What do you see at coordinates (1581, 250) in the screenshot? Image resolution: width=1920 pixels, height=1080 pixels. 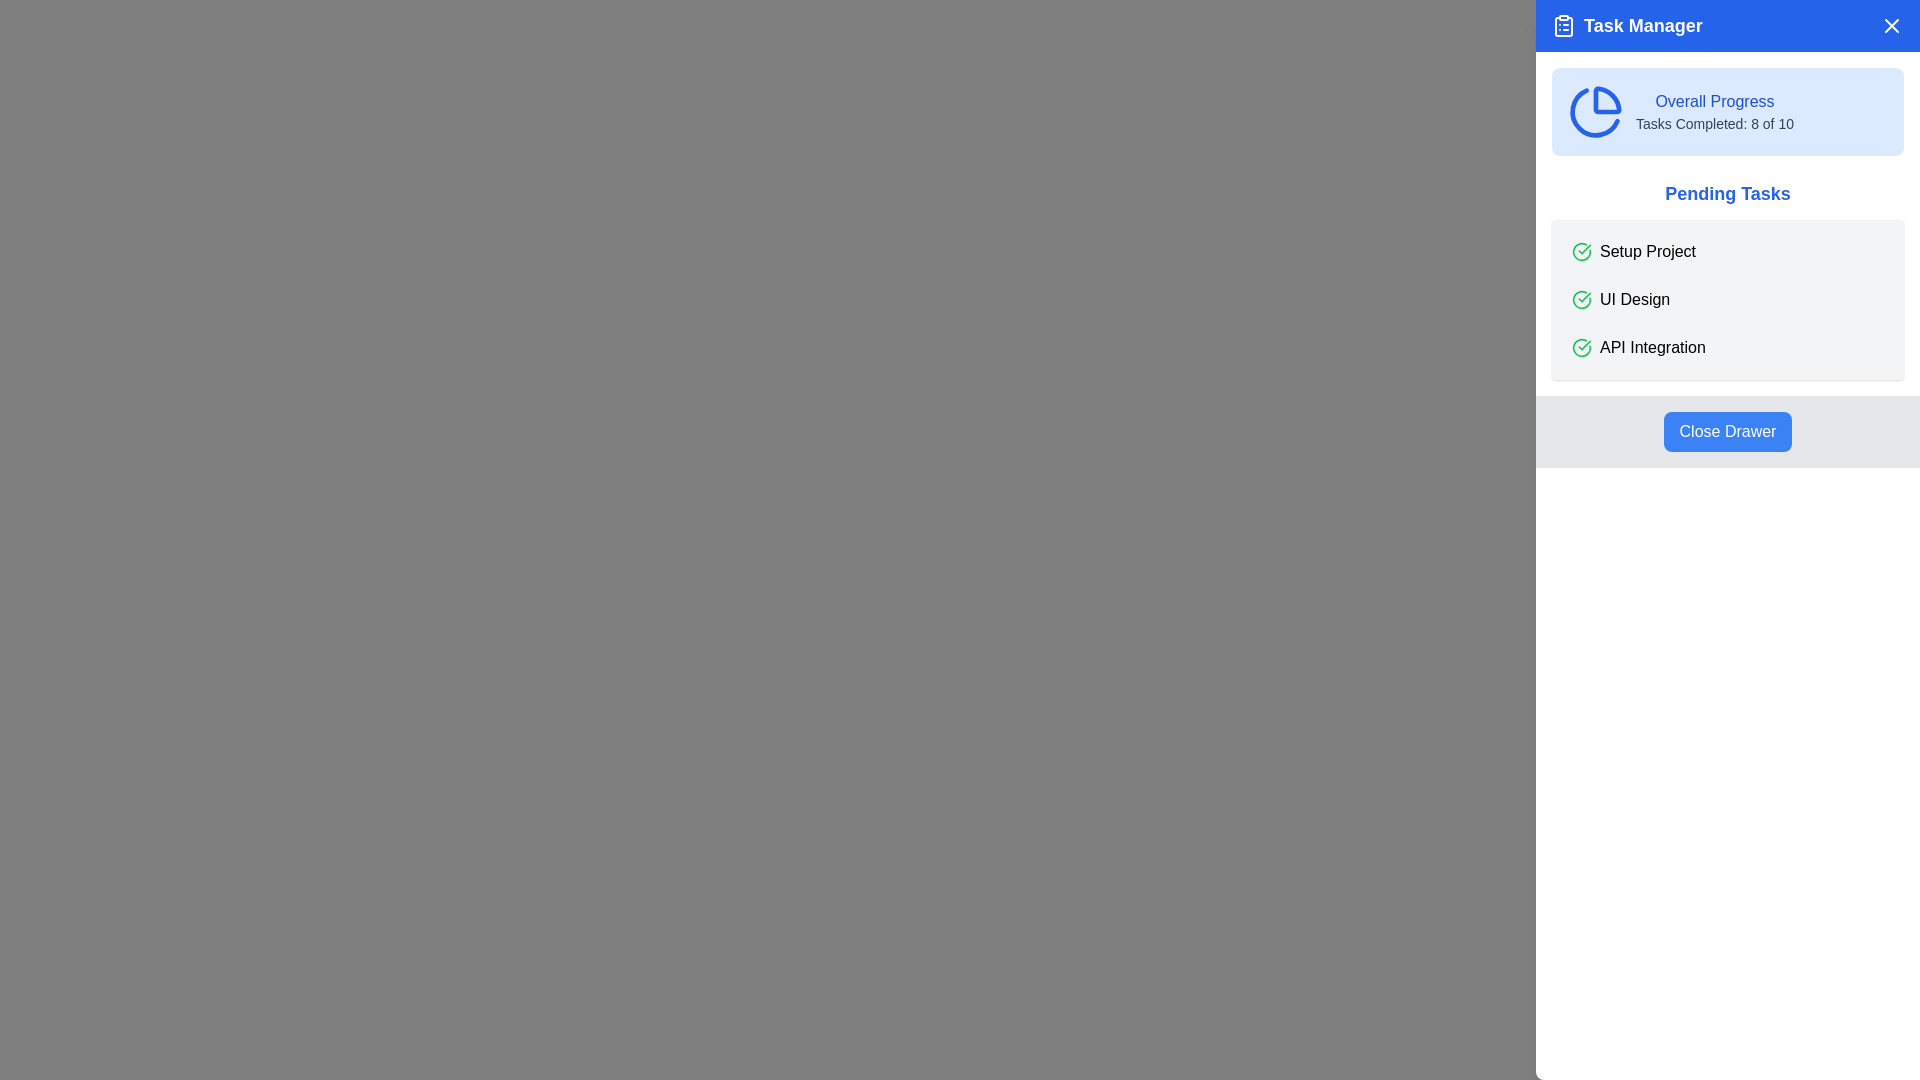 I see `the circular icon with a green outline and check mark, which signifies completion, located to the left of the text 'Setup Project' in the 'Pending Tasks' list` at bounding box center [1581, 250].